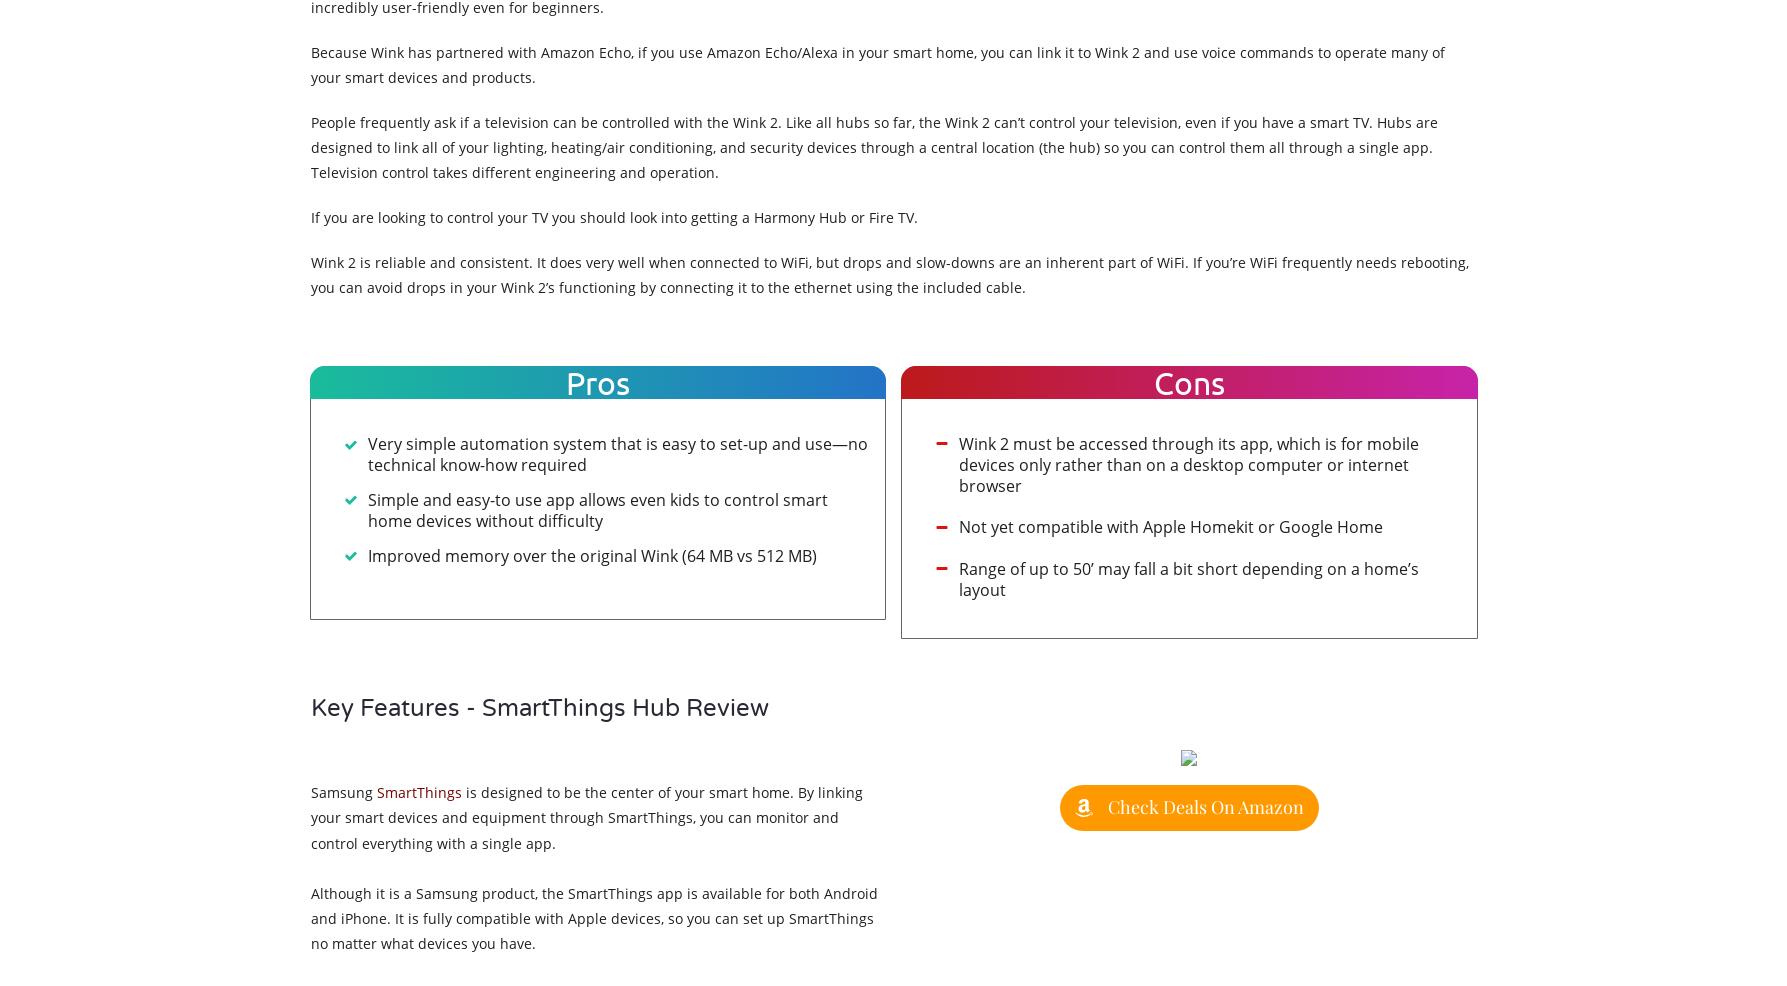 The image size is (1787, 986). Describe the element at coordinates (309, 62) in the screenshot. I see `'Because Wink has partnered with Amazon Echo, if you use Amazon Echo/Alexa in your smart home, you can link it to Wink 2 and use voice commands to operate many of your smart devices and products.'` at that location.